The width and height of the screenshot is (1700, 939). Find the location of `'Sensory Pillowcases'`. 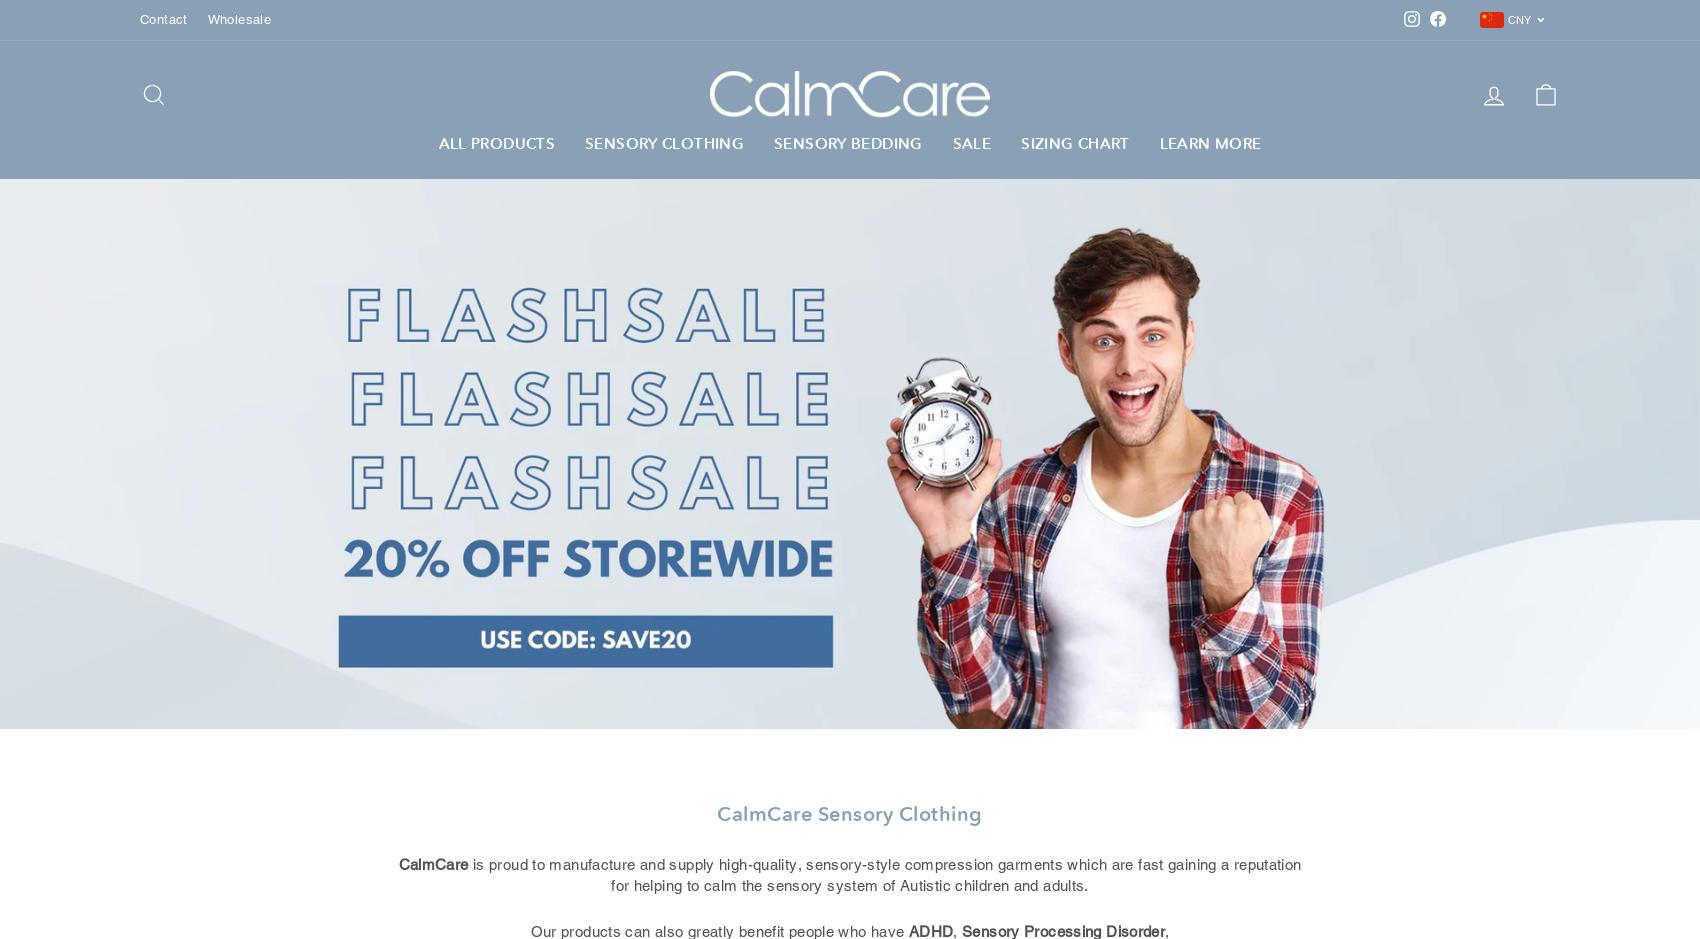

'Sensory Pillowcases' is located at coordinates (844, 210).